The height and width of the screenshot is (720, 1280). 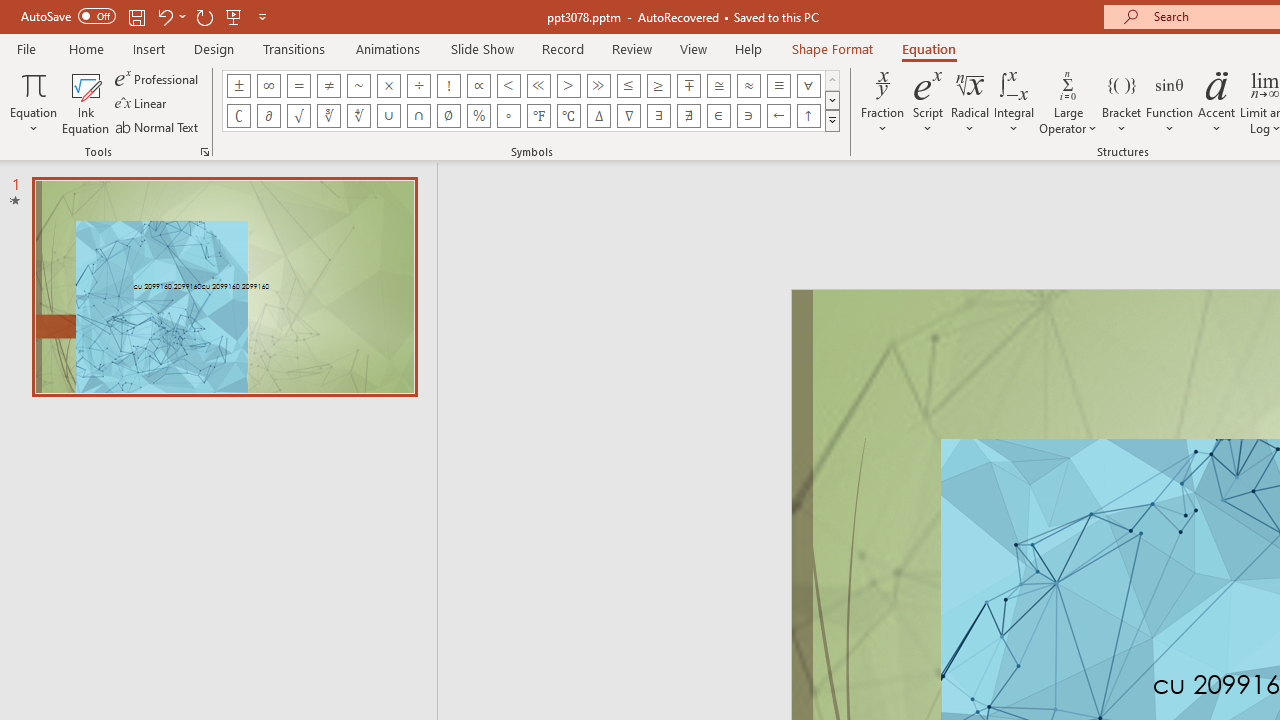 What do you see at coordinates (267, 115) in the screenshot?
I see `'Equation Symbol Partial Differential'` at bounding box center [267, 115].